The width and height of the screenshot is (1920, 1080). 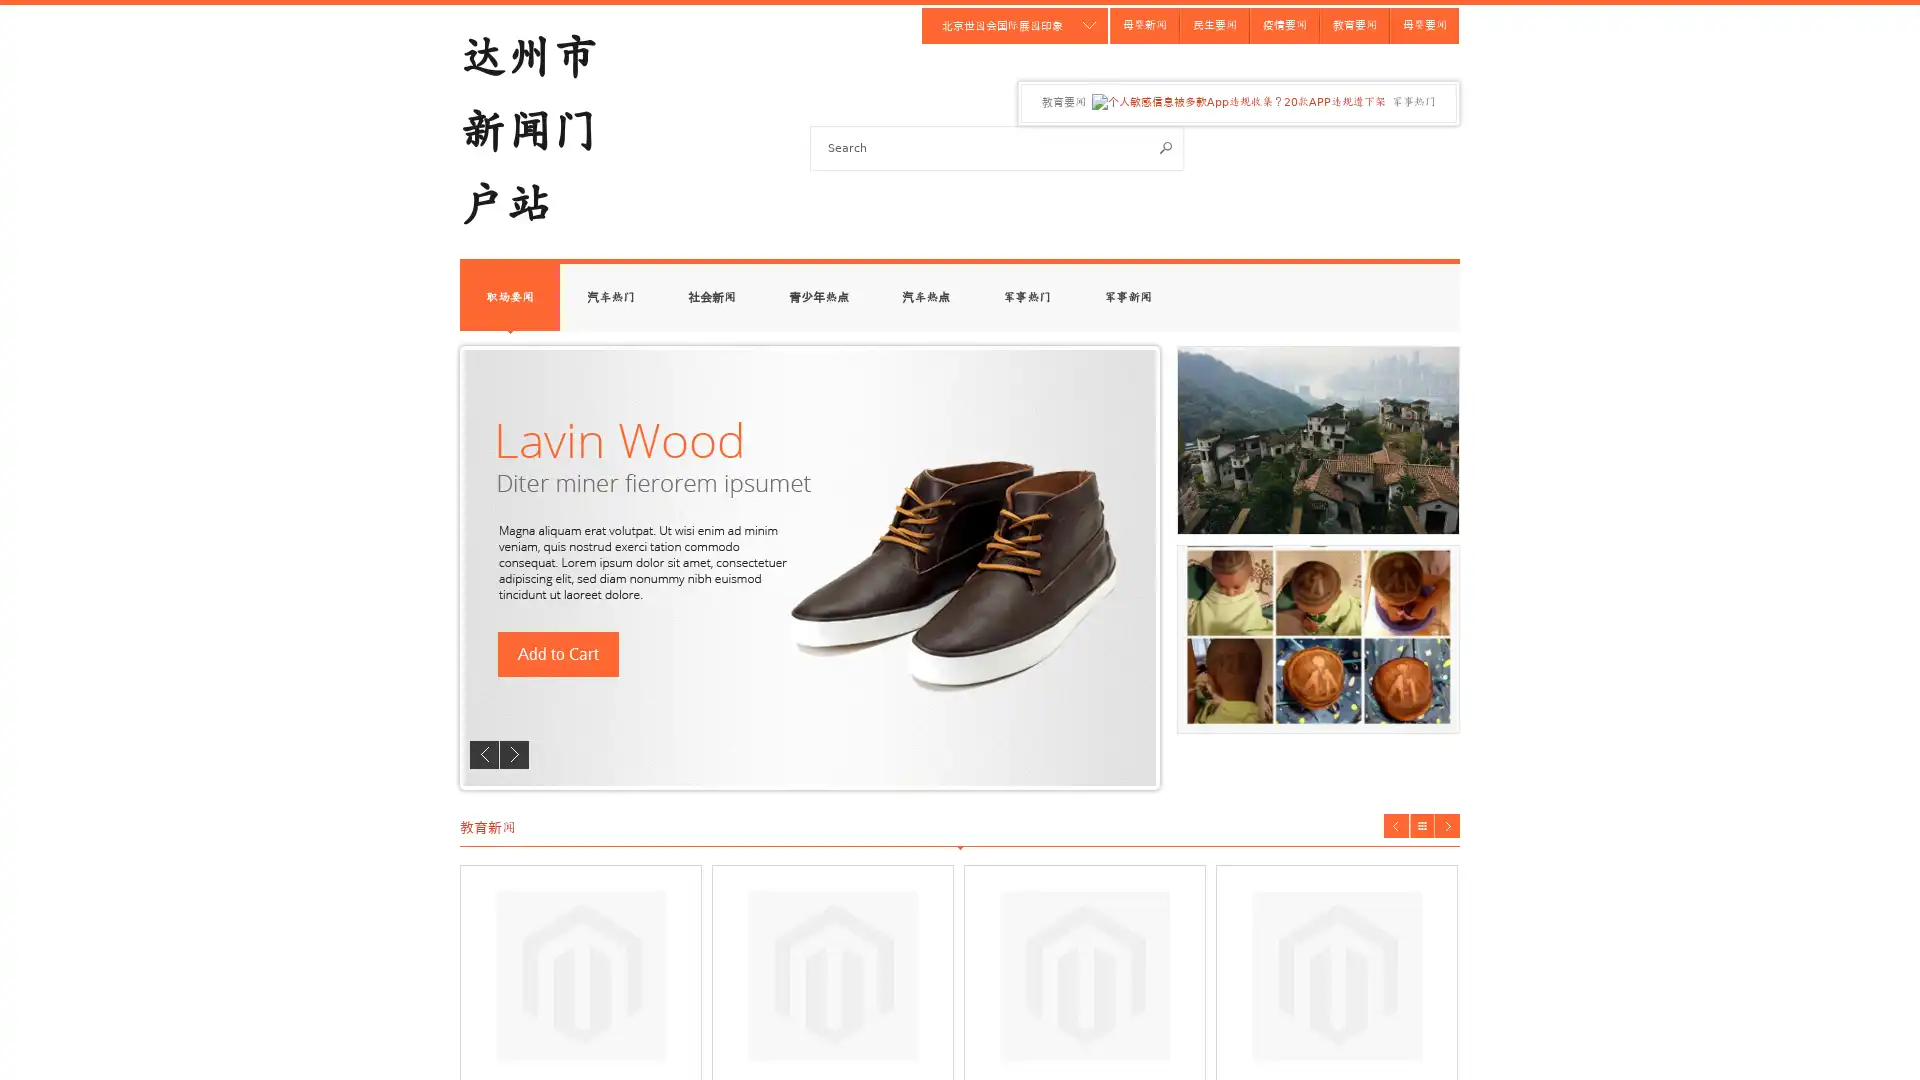 What do you see at coordinates (1166, 146) in the screenshot?
I see `Search` at bounding box center [1166, 146].